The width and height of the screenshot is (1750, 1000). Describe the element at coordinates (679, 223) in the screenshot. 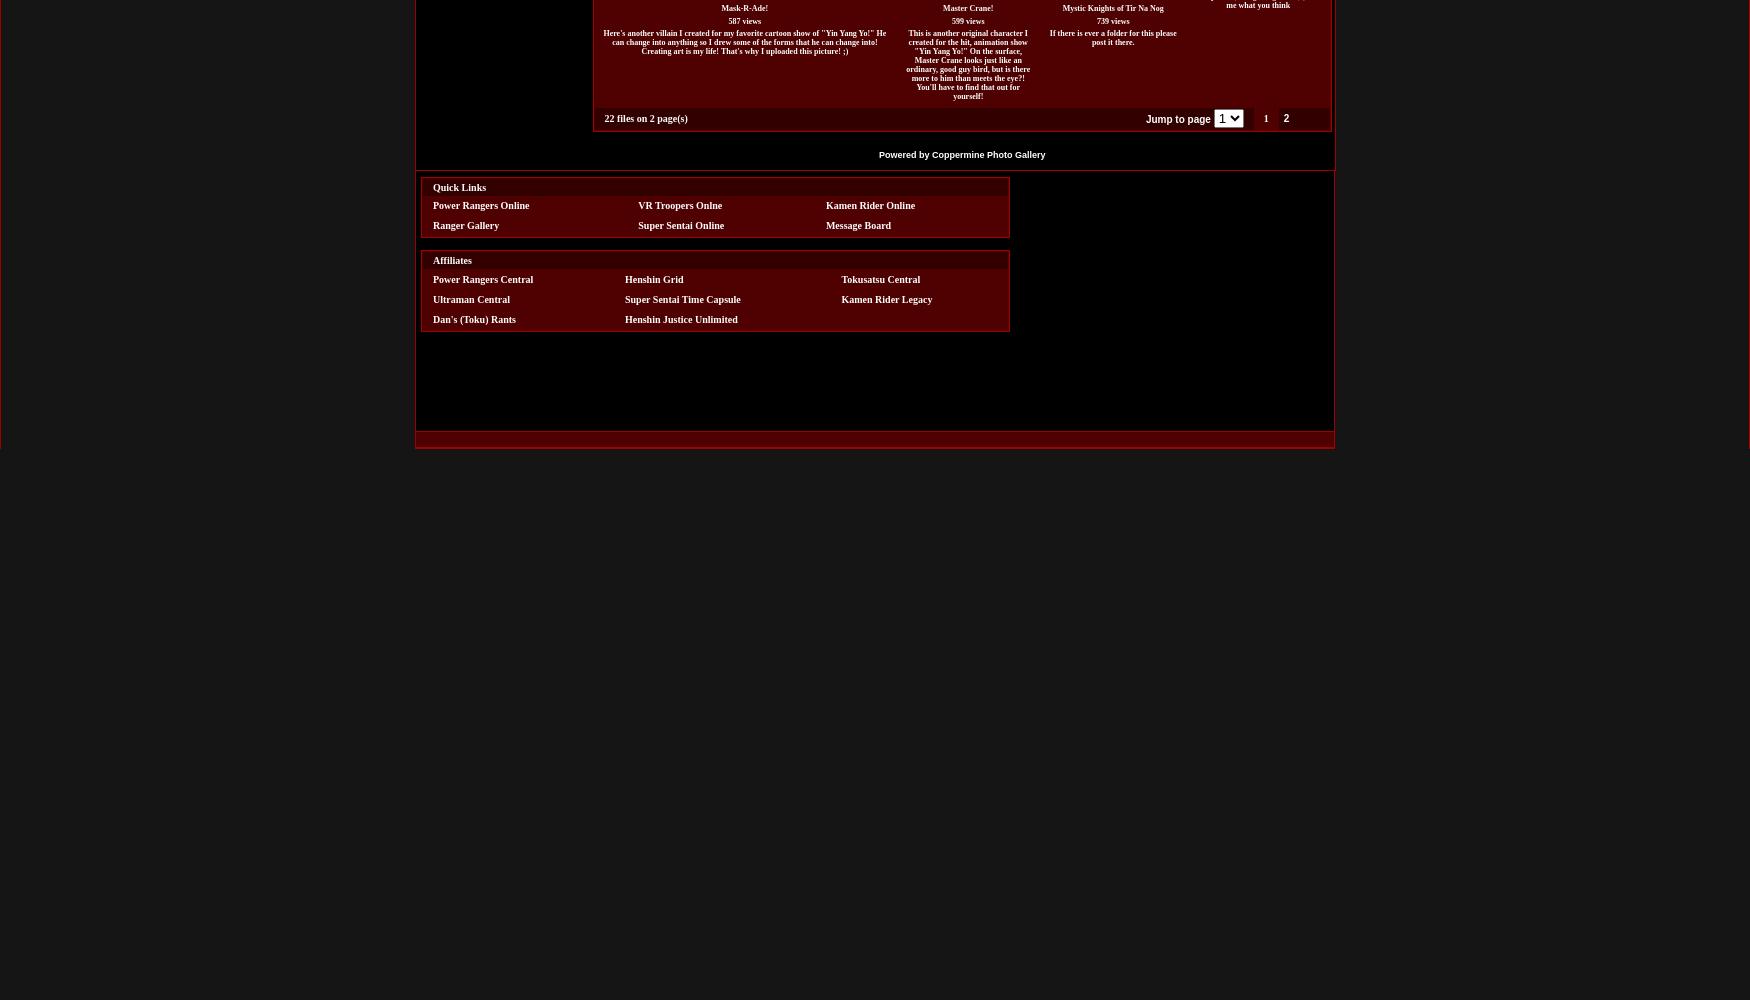

I see `'Super Sentai Online'` at that location.